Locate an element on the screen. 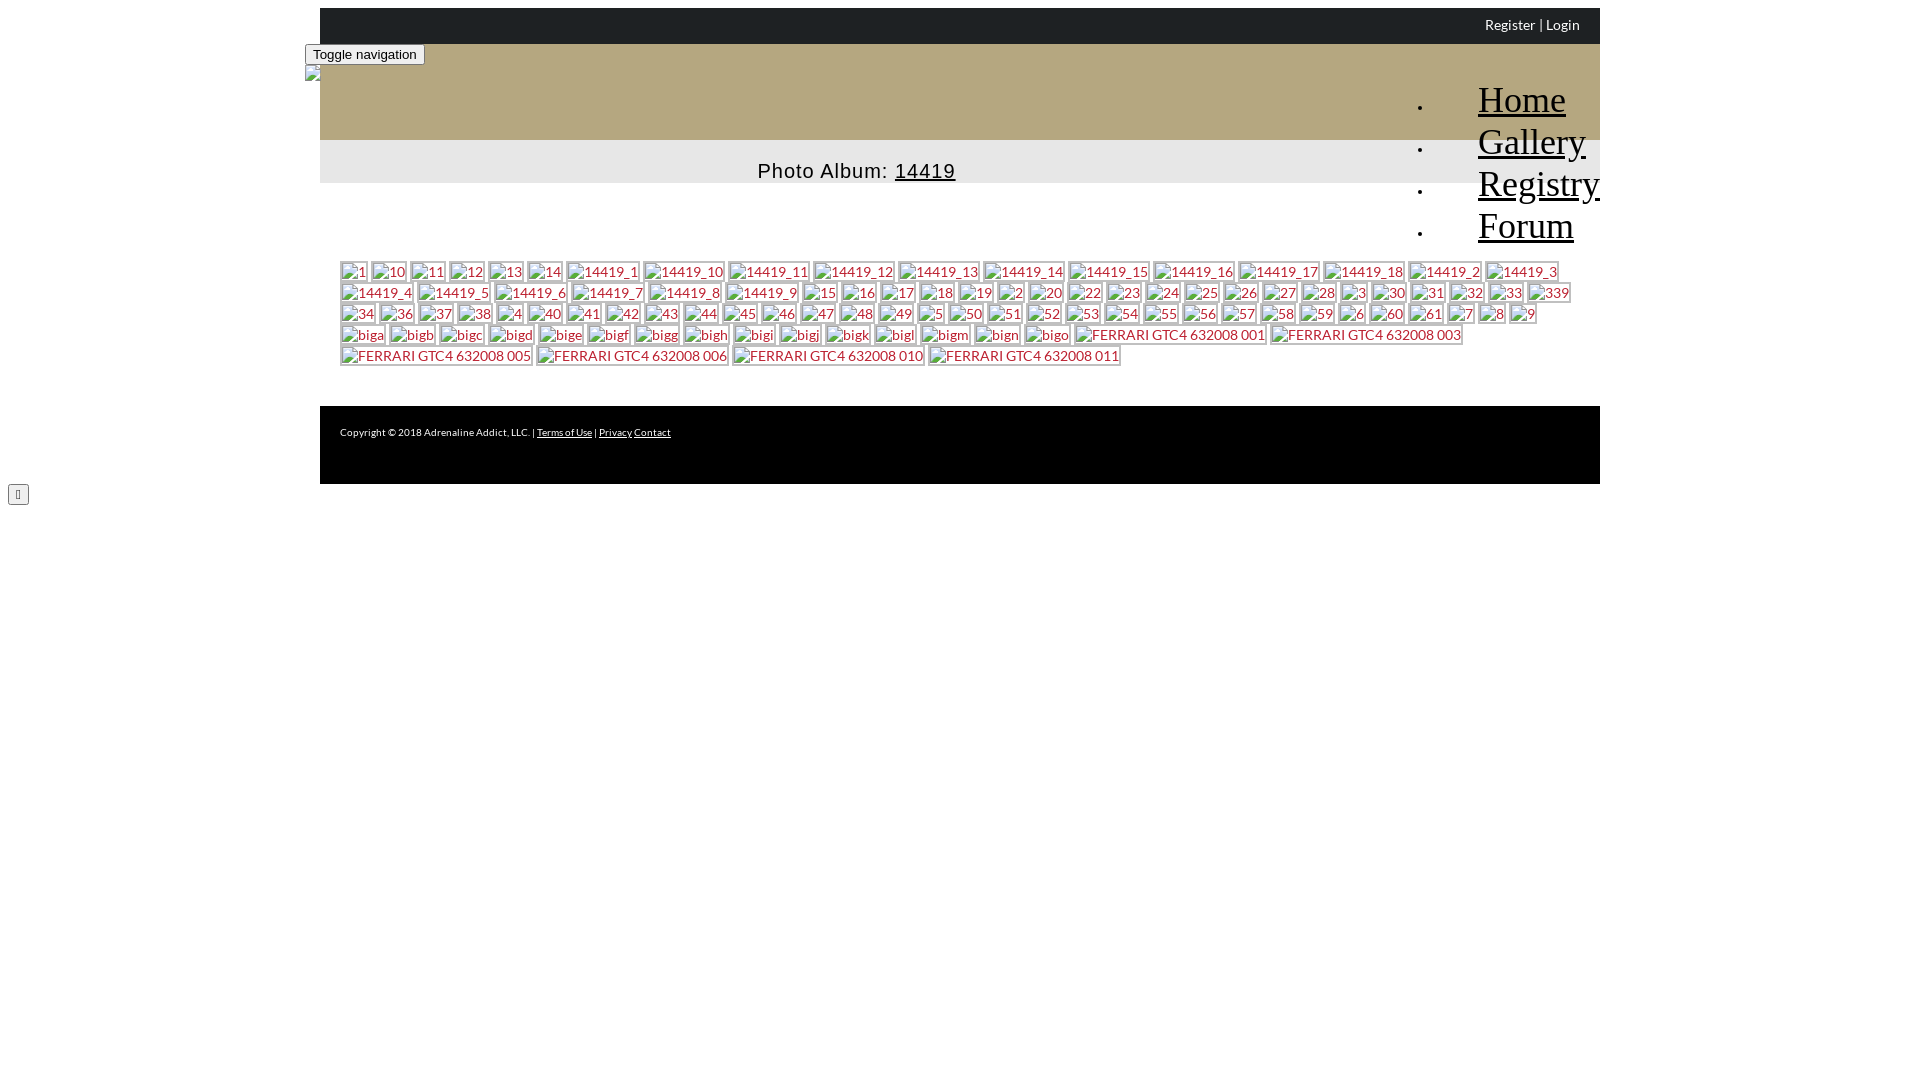  '2 (click to enlarge)' is located at coordinates (1011, 292).